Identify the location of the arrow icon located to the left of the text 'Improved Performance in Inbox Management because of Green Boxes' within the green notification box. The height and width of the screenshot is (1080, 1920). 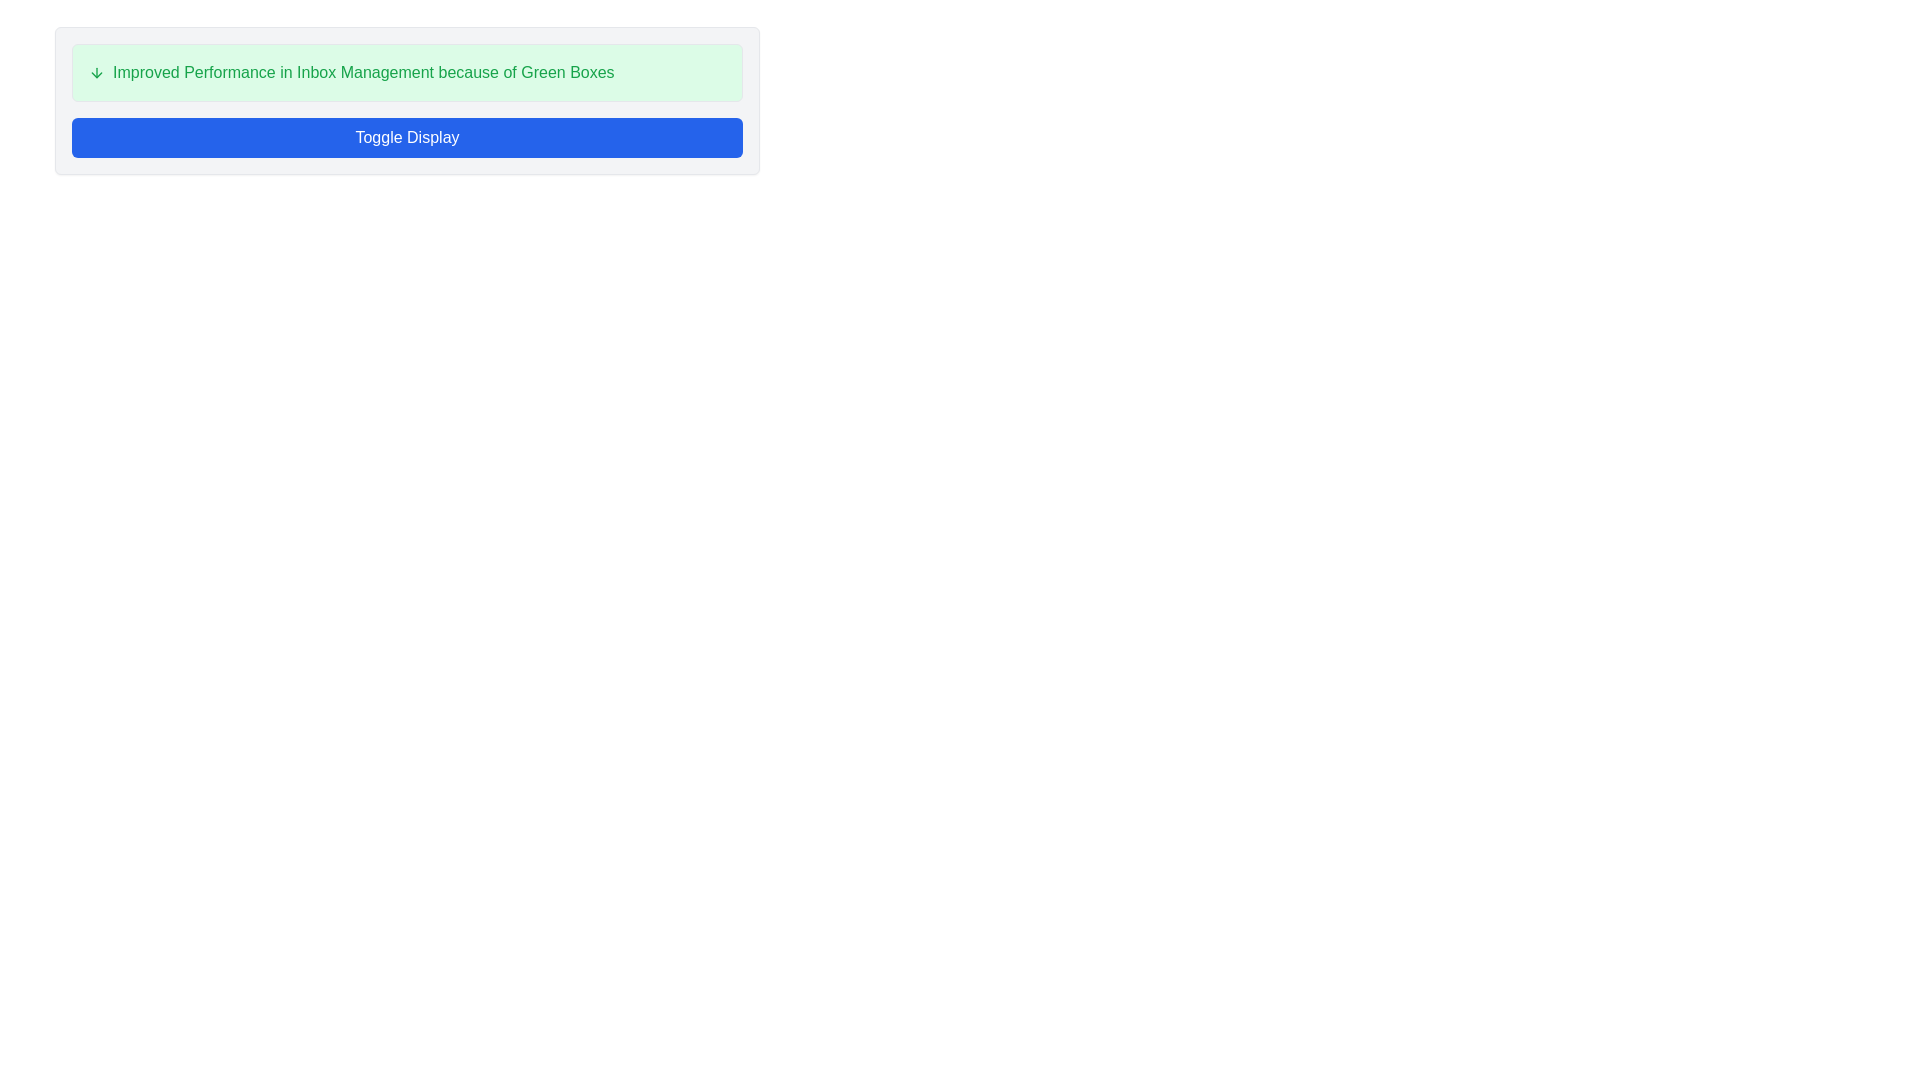
(95, 72).